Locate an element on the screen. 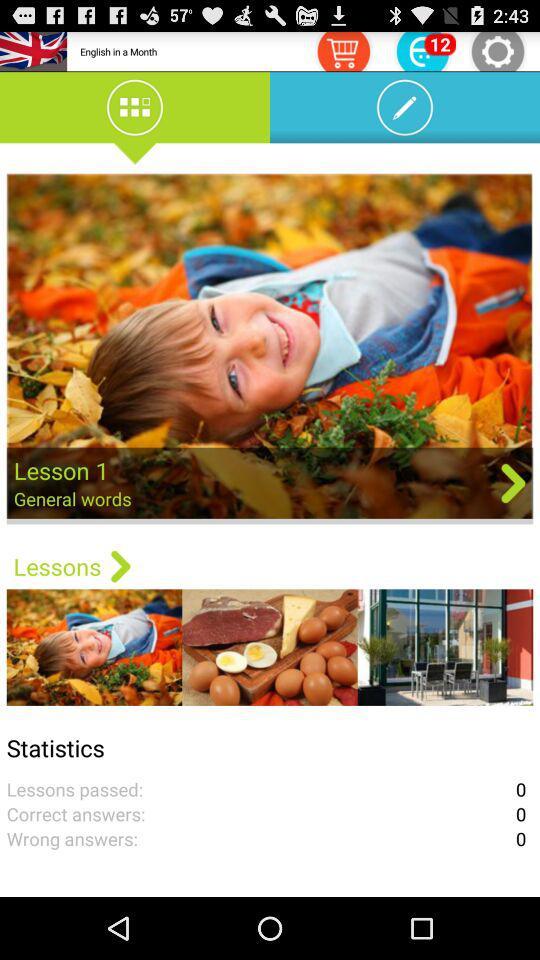 The image size is (540, 960). the next arrow option to the right of lesson 1 text is located at coordinates (513, 481).